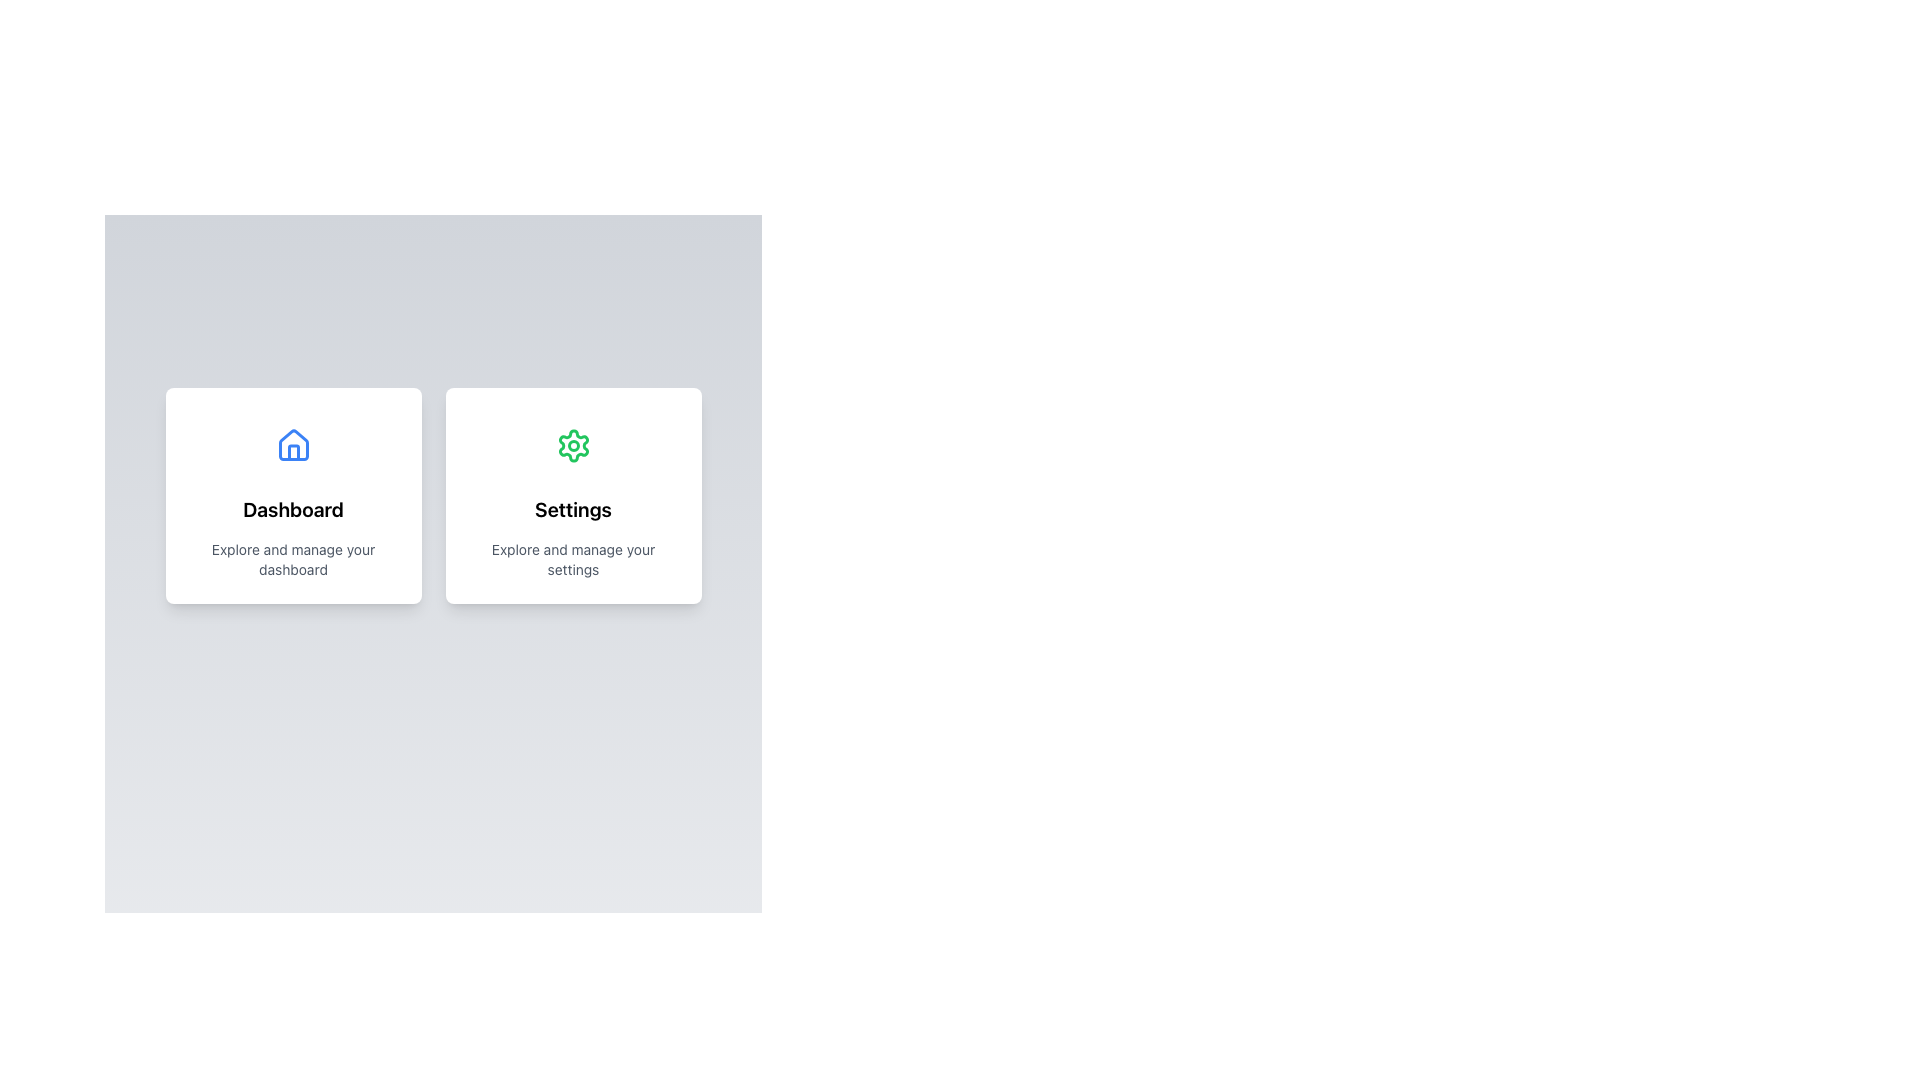 This screenshot has width=1920, height=1080. I want to click on the stylized house icon with a blue outline and partially filled blue interior, located in the upper section of the 'Dashboard' card for contextual information, so click(292, 445).